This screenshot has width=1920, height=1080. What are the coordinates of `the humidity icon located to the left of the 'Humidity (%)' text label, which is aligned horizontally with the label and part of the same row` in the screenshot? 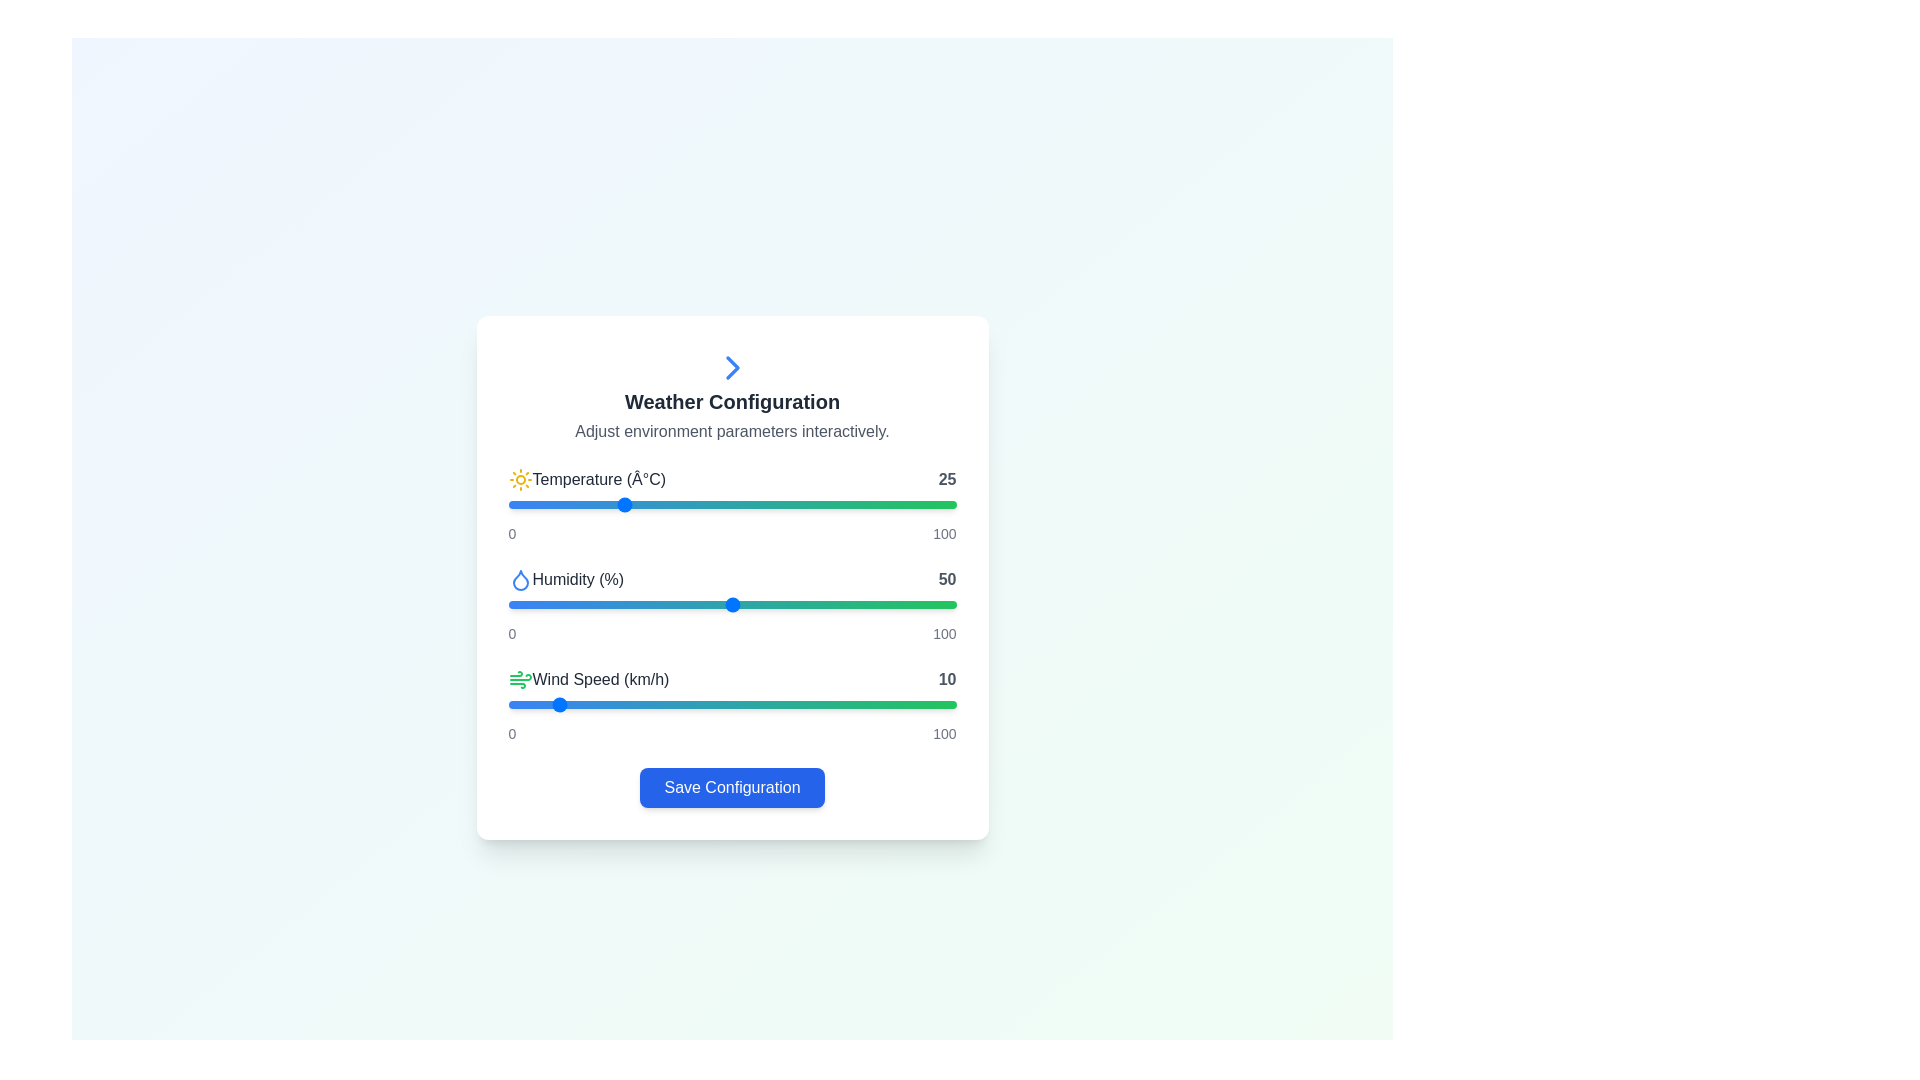 It's located at (520, 579).